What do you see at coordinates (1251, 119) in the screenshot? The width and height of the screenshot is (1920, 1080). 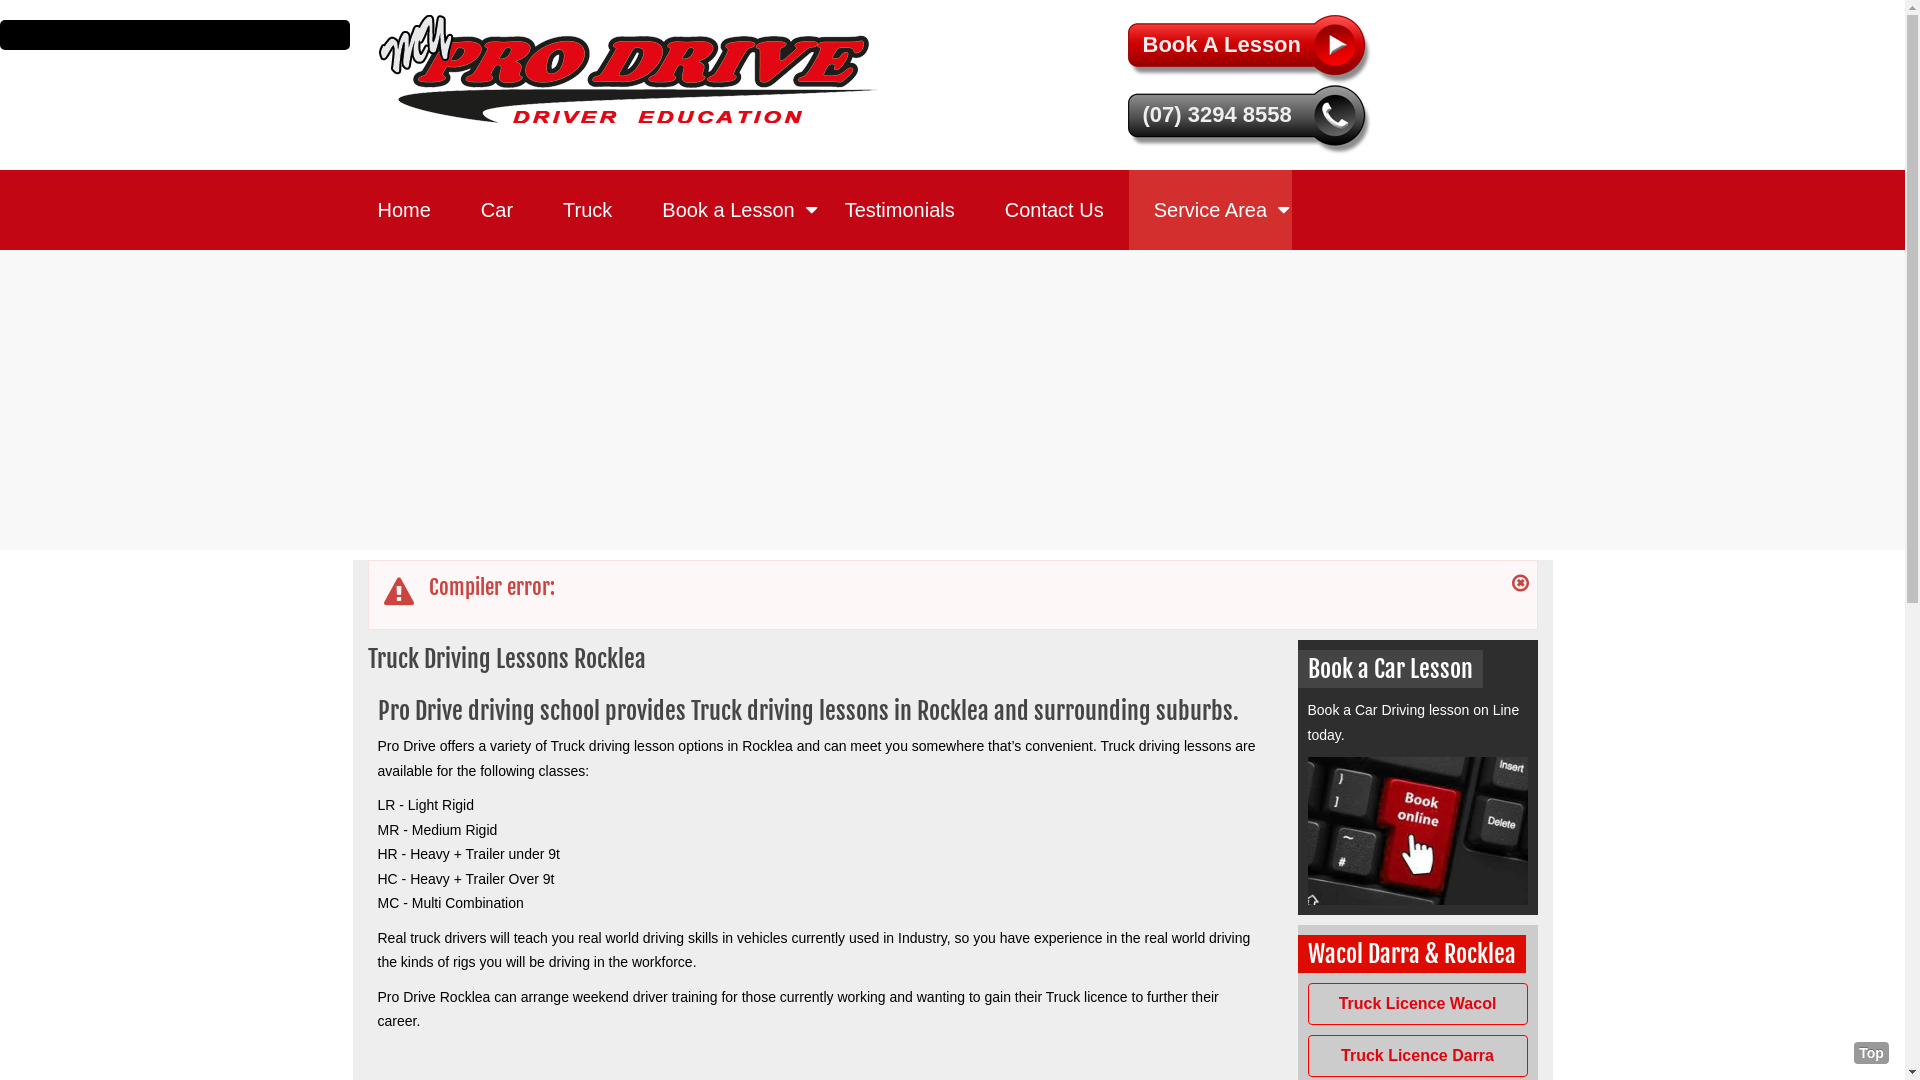 I see `'(07) 3294 8558'` at bounding box center [1251, 119].